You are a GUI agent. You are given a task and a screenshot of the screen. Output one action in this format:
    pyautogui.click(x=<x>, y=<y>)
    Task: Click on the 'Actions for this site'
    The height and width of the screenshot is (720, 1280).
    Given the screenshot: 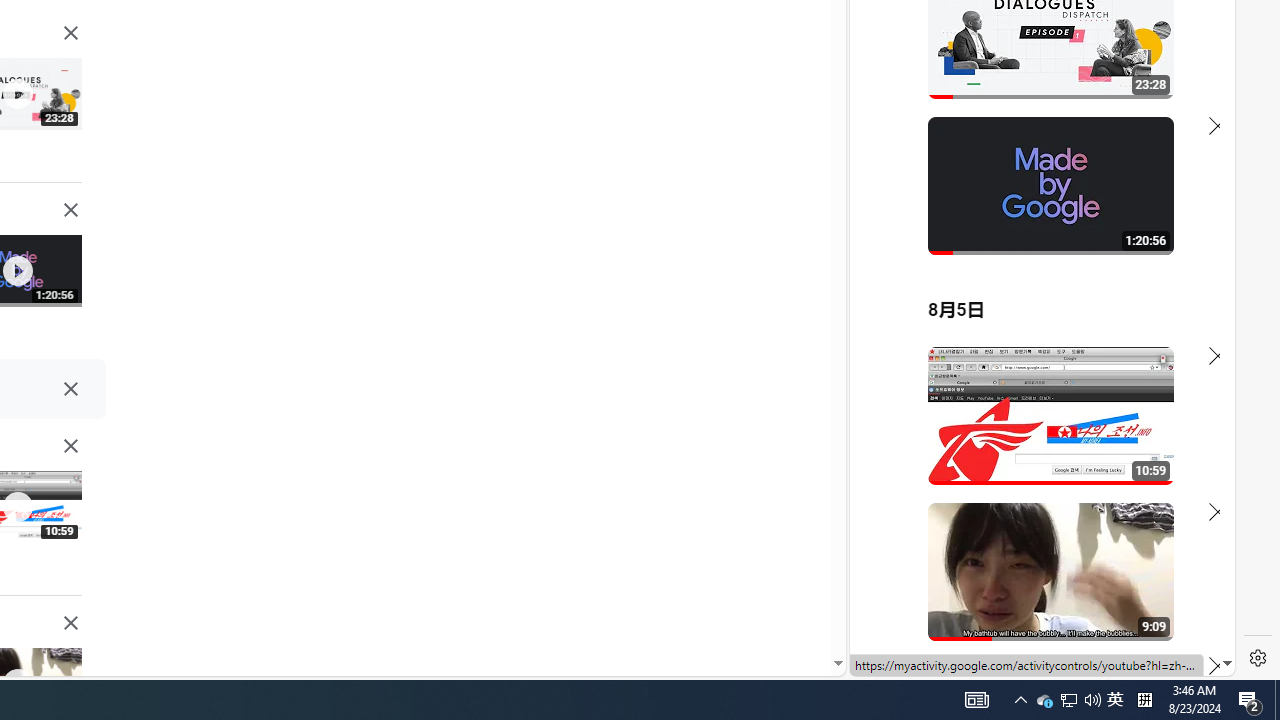 What is the action you would take?
    pyautogui.click(x=1131, y=442)
    